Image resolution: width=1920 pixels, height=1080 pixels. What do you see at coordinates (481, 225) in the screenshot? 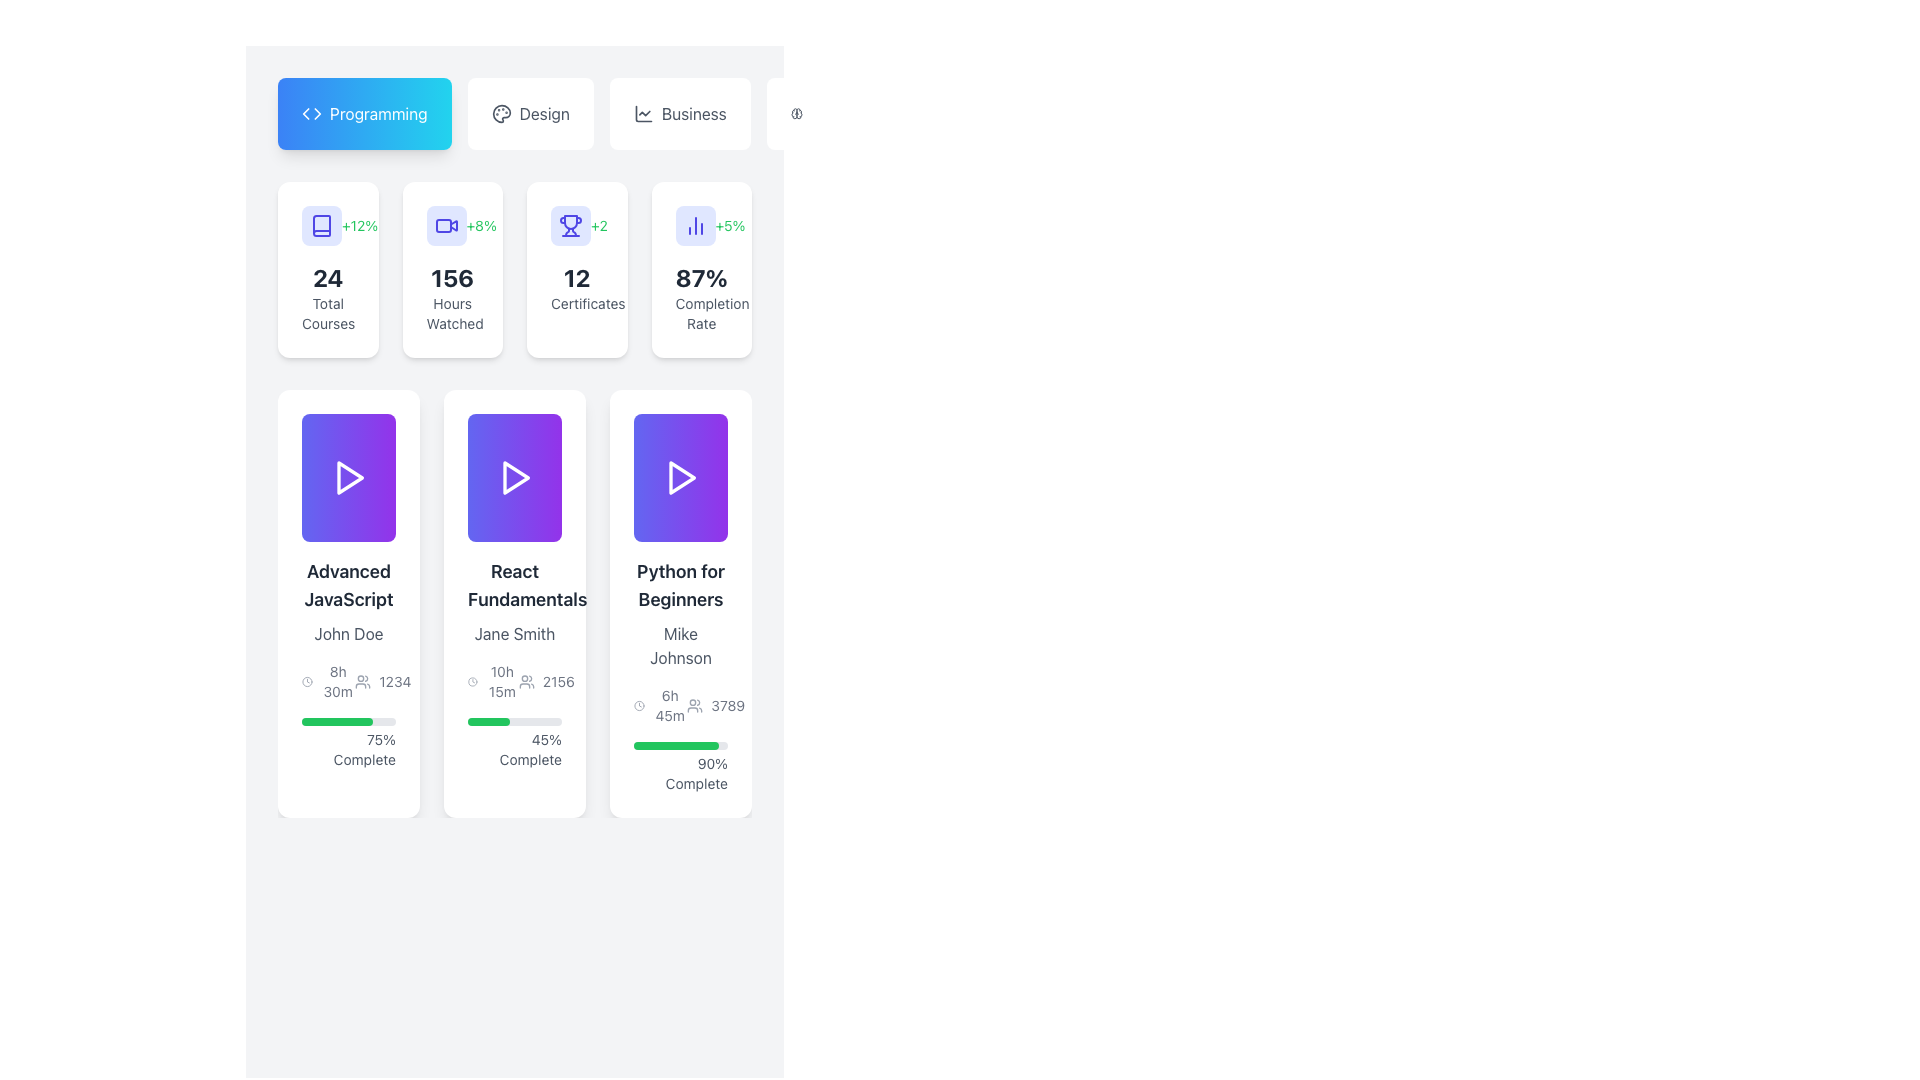
I see `the decorative text indicator located in the upper-right section of the second data card, which provides visual feedback about a positive trend` at bounding box center [481, 225].